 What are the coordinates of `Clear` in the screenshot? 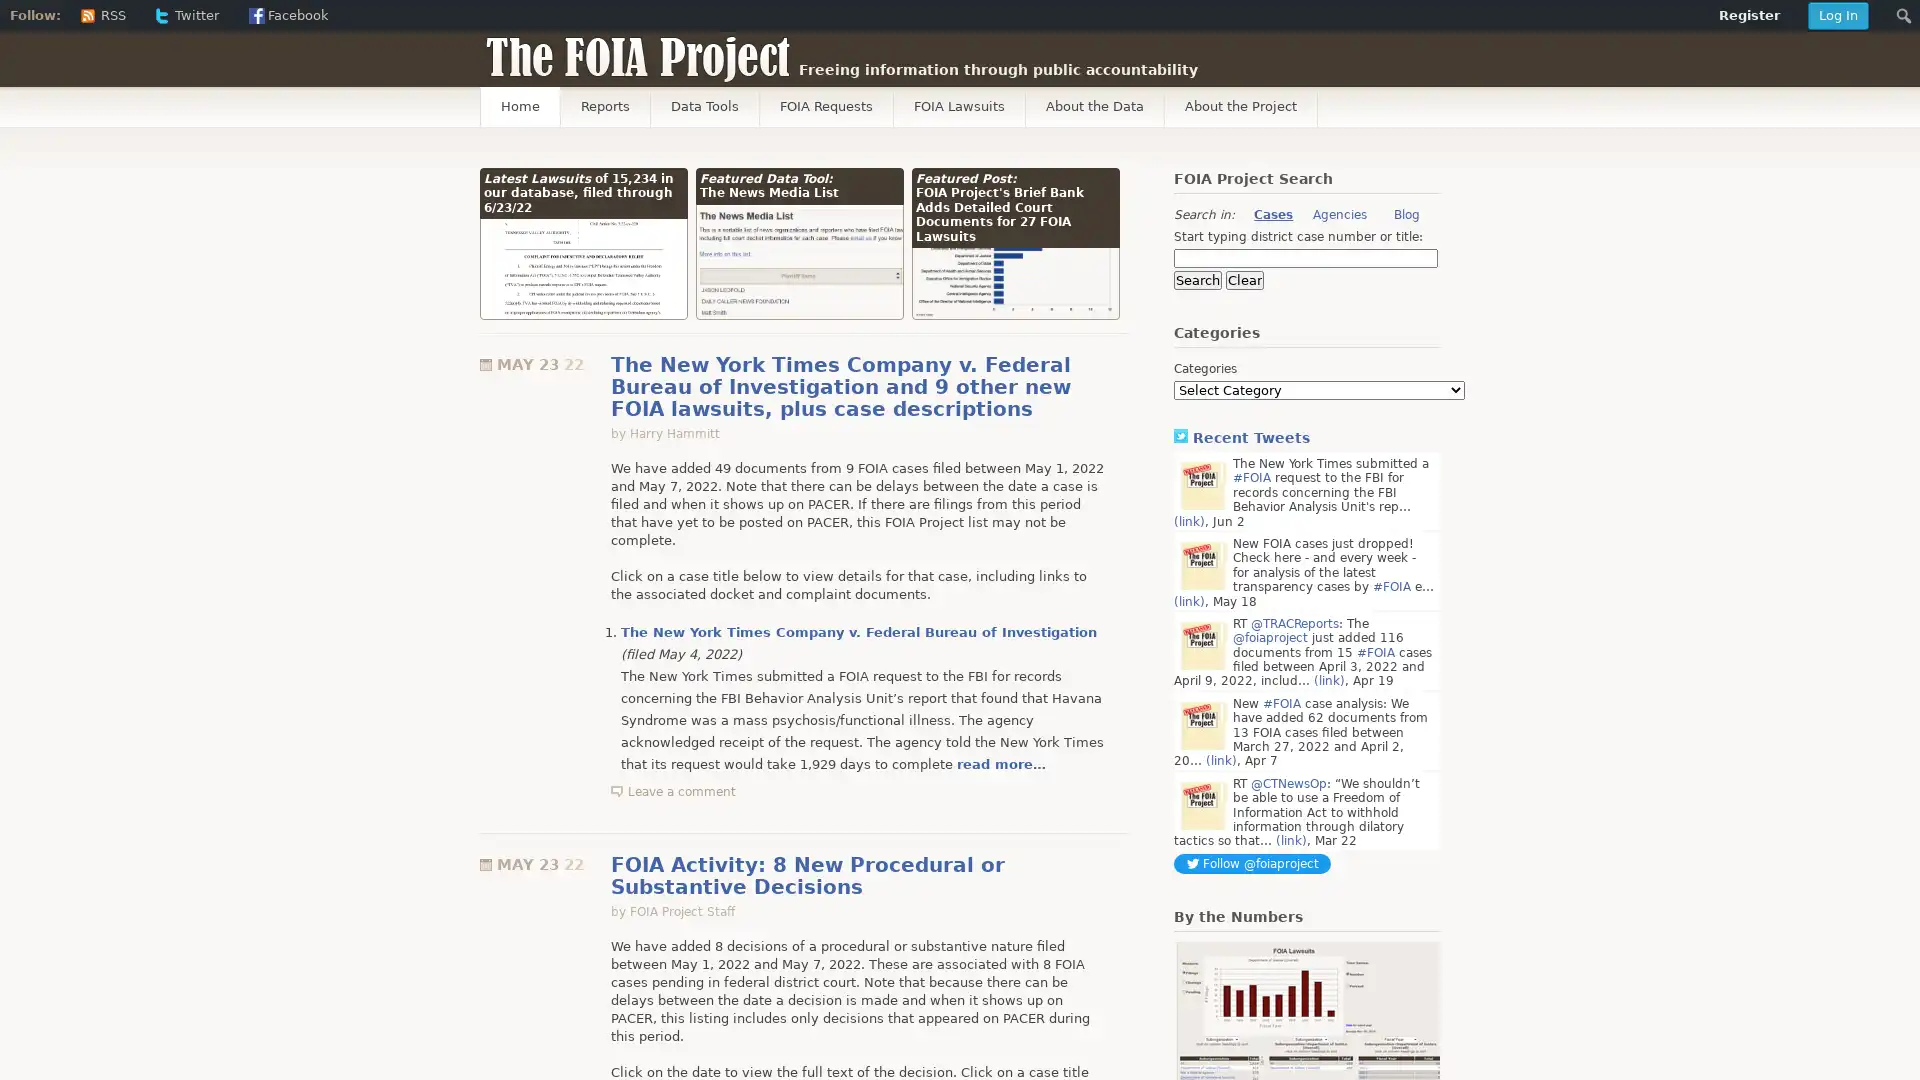 It's located at (1243, 280).